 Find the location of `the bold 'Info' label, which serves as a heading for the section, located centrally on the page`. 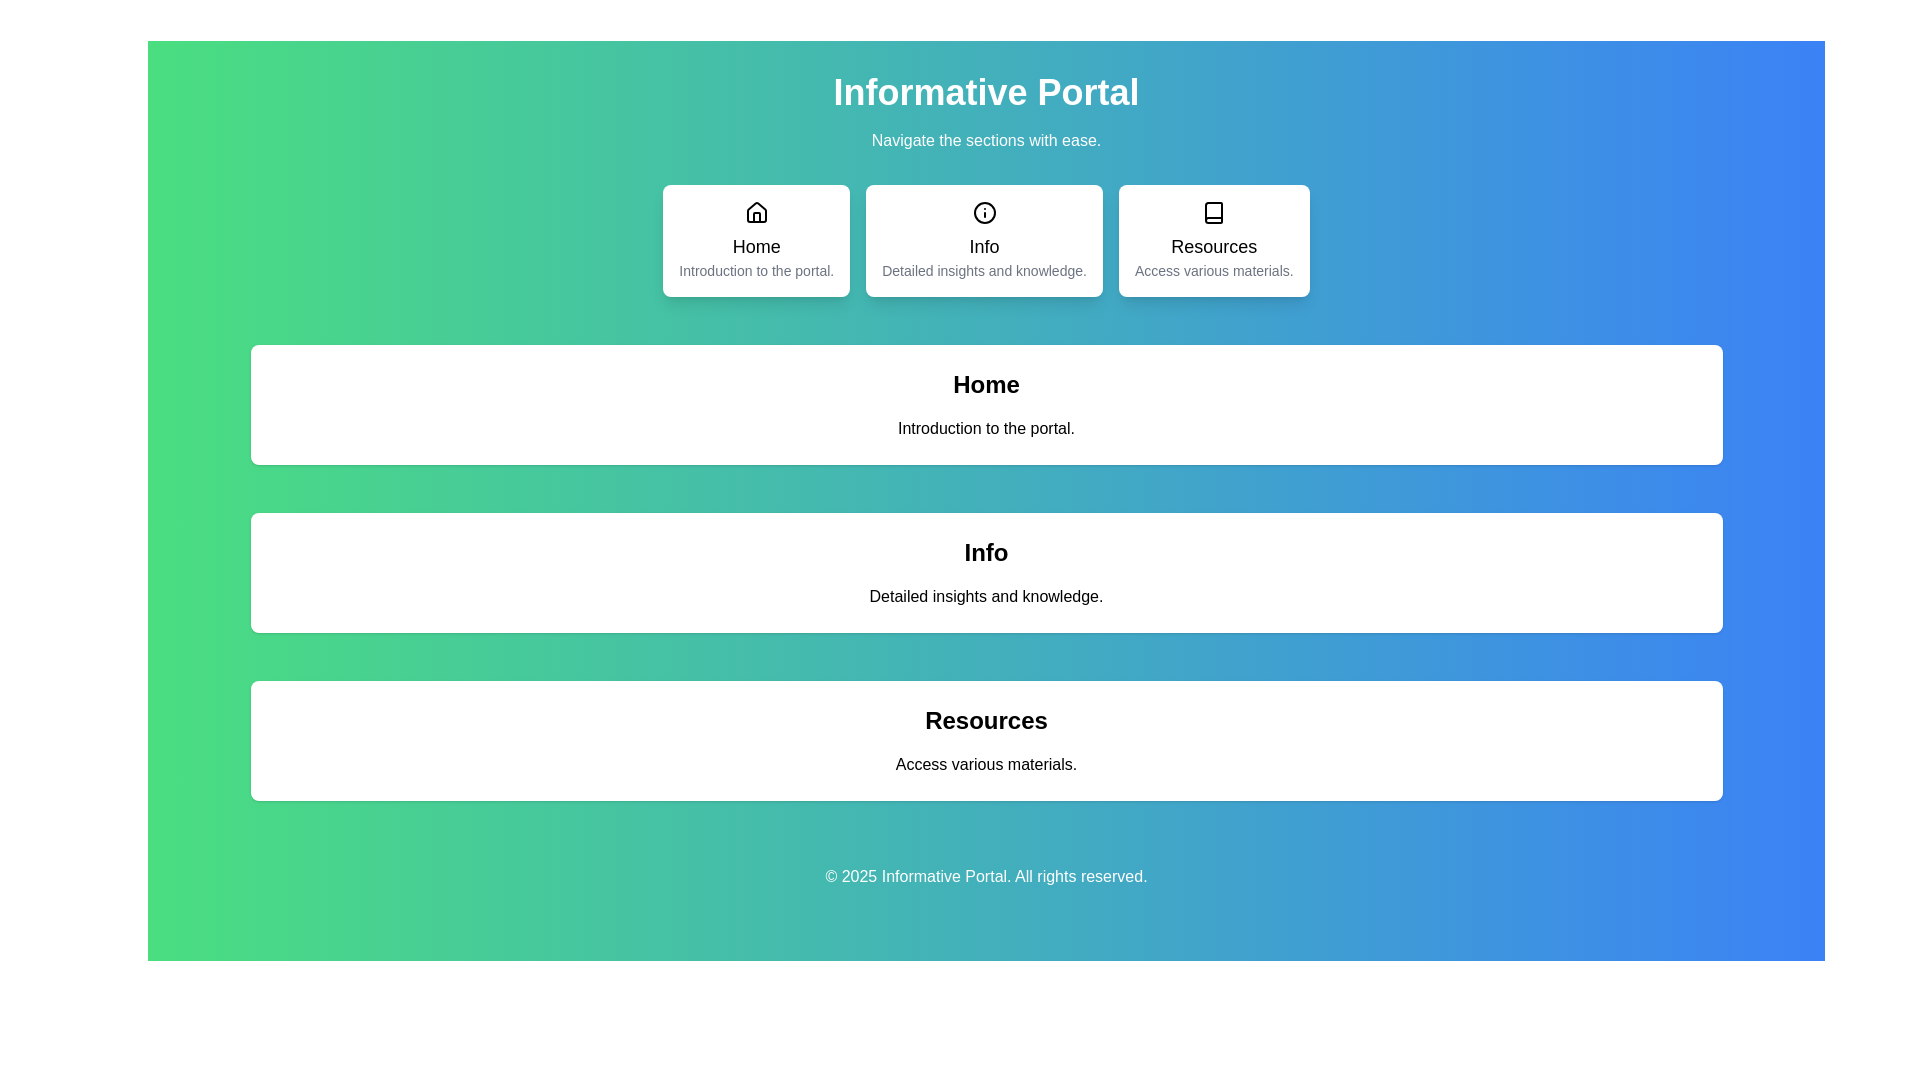

the bold 'Info' label, which serves as a heading for the section, located centrally on the page is located at coordinates (986, 552).